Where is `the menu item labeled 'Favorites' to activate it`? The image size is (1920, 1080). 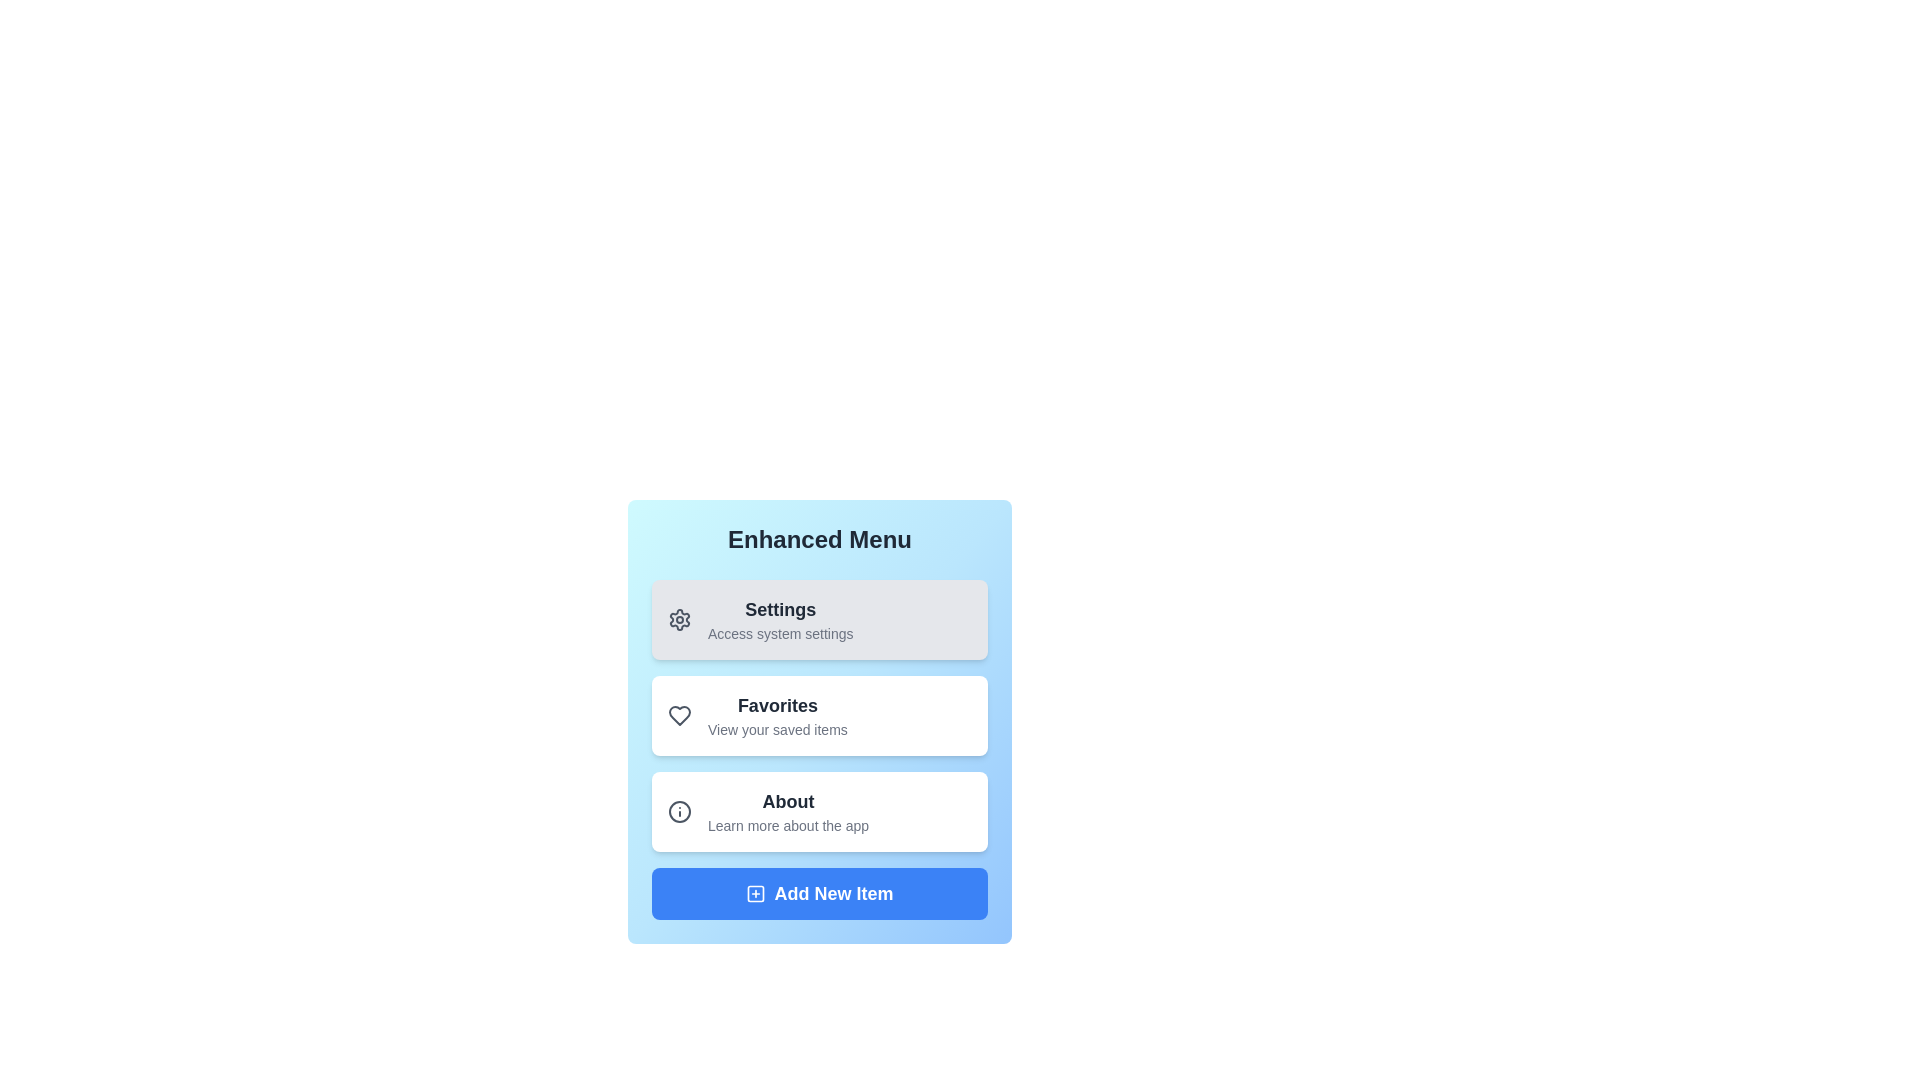 the menu item labeled 'Favorites' to activate it is located at coordinates (820, 715).